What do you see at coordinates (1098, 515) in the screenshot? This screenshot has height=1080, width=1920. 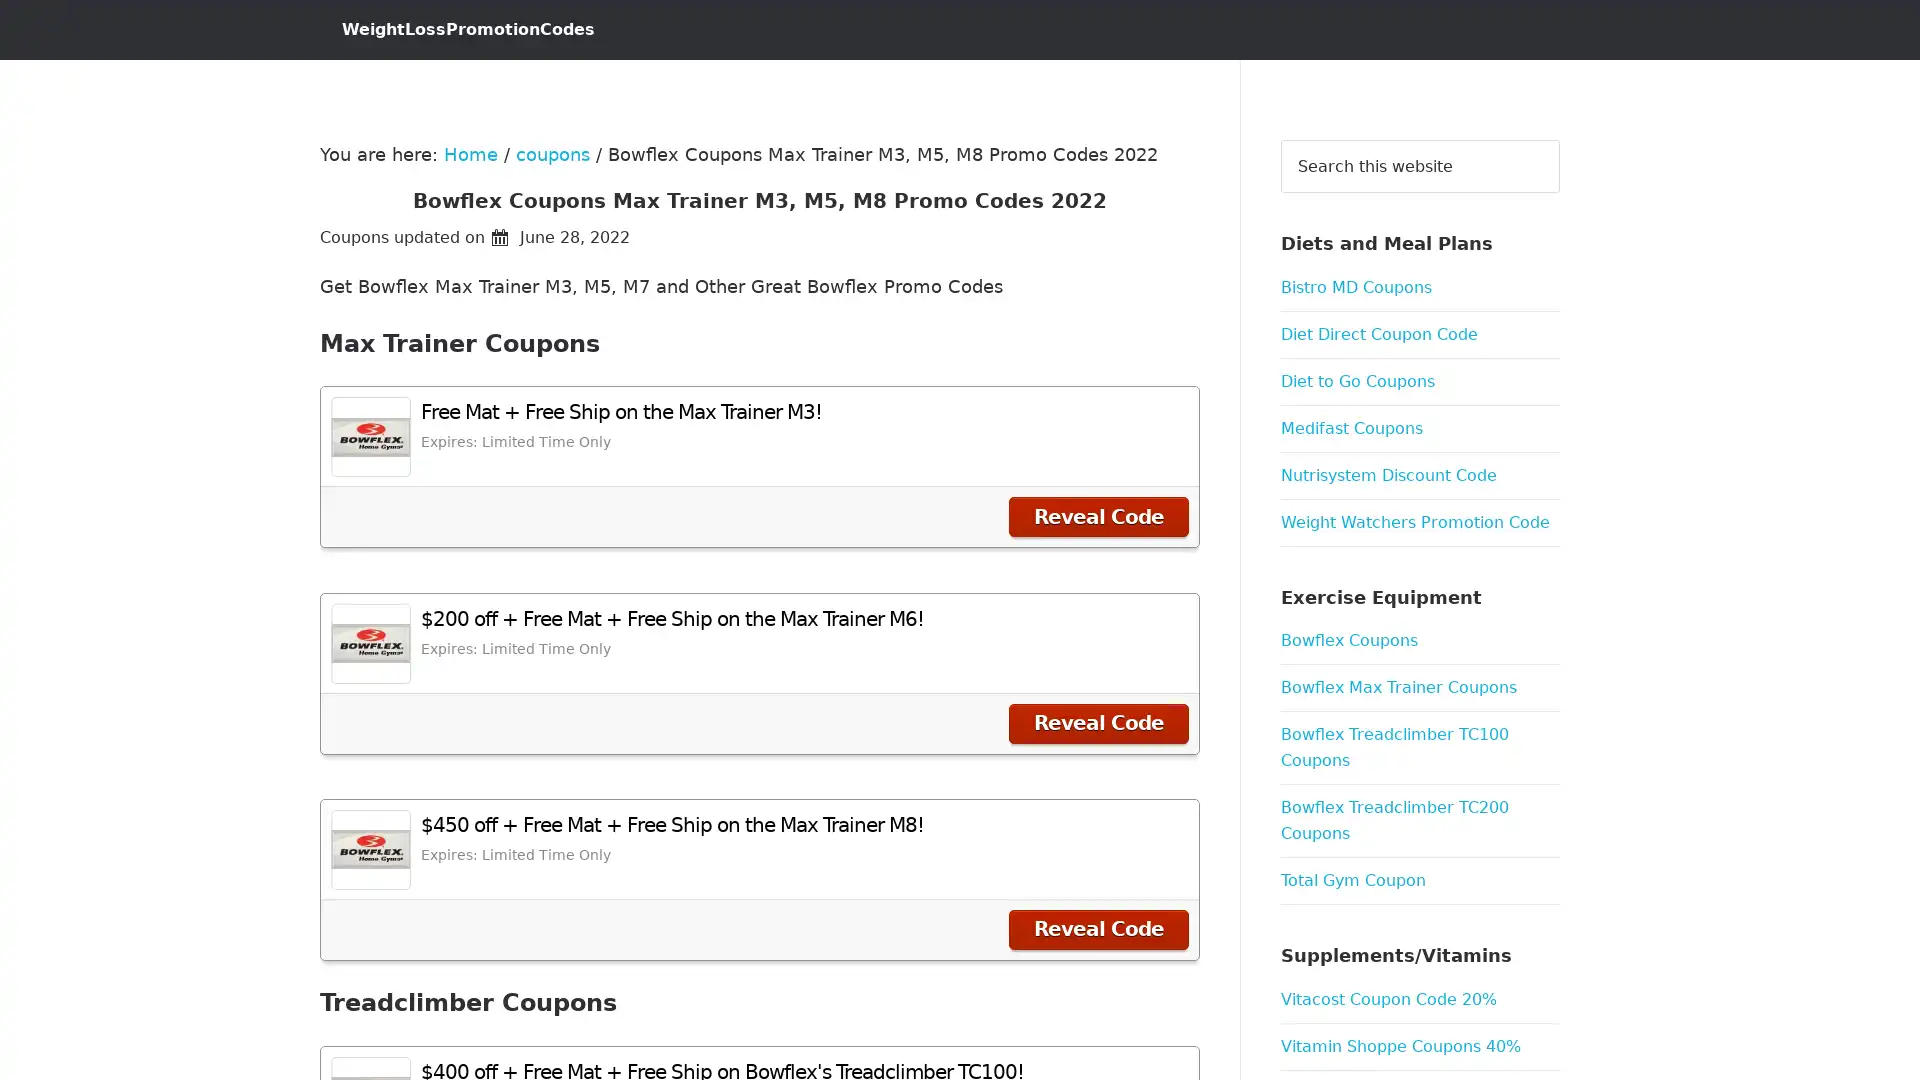 I see `Reveal Code` at bounding box center [1098, 515].